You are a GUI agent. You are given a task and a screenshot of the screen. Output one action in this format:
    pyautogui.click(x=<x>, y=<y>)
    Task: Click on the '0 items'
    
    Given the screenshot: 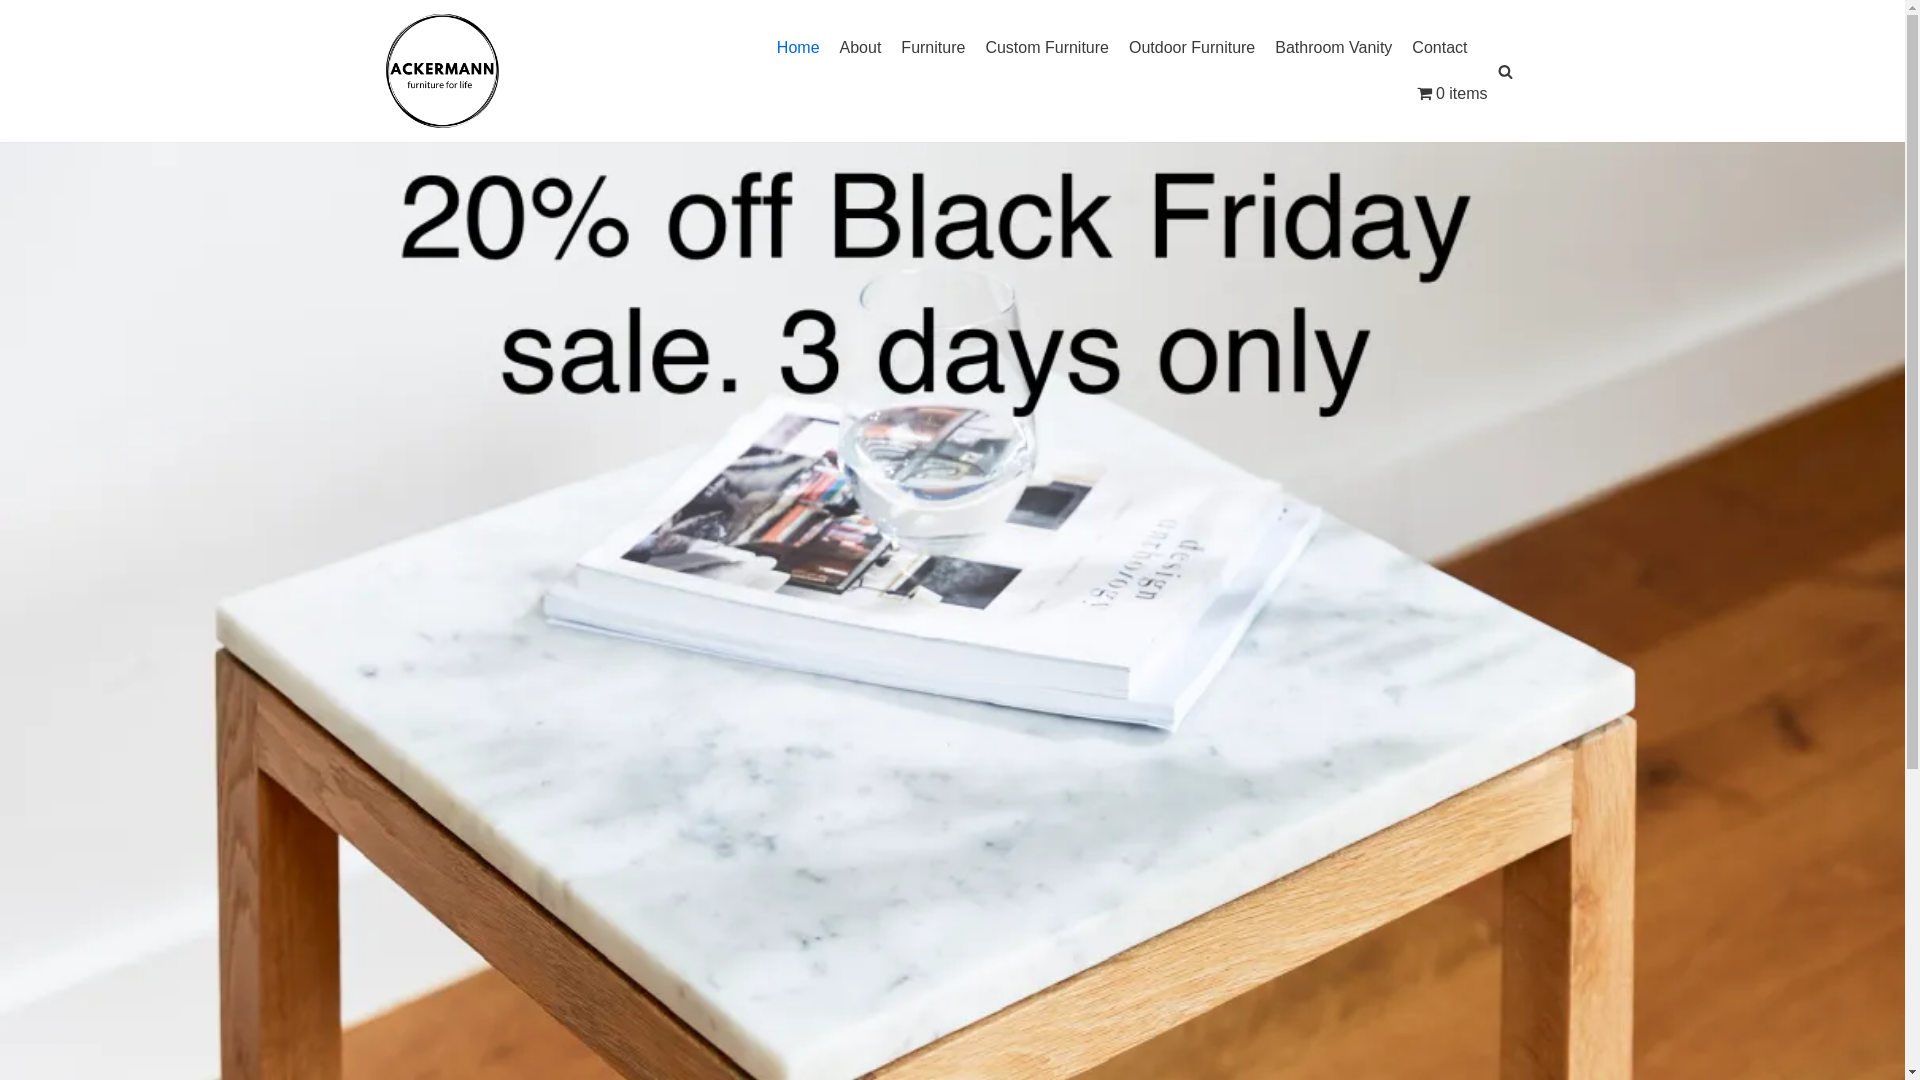 What is the action you would take?
    pyautogui.click(x=1452, y=93)
    